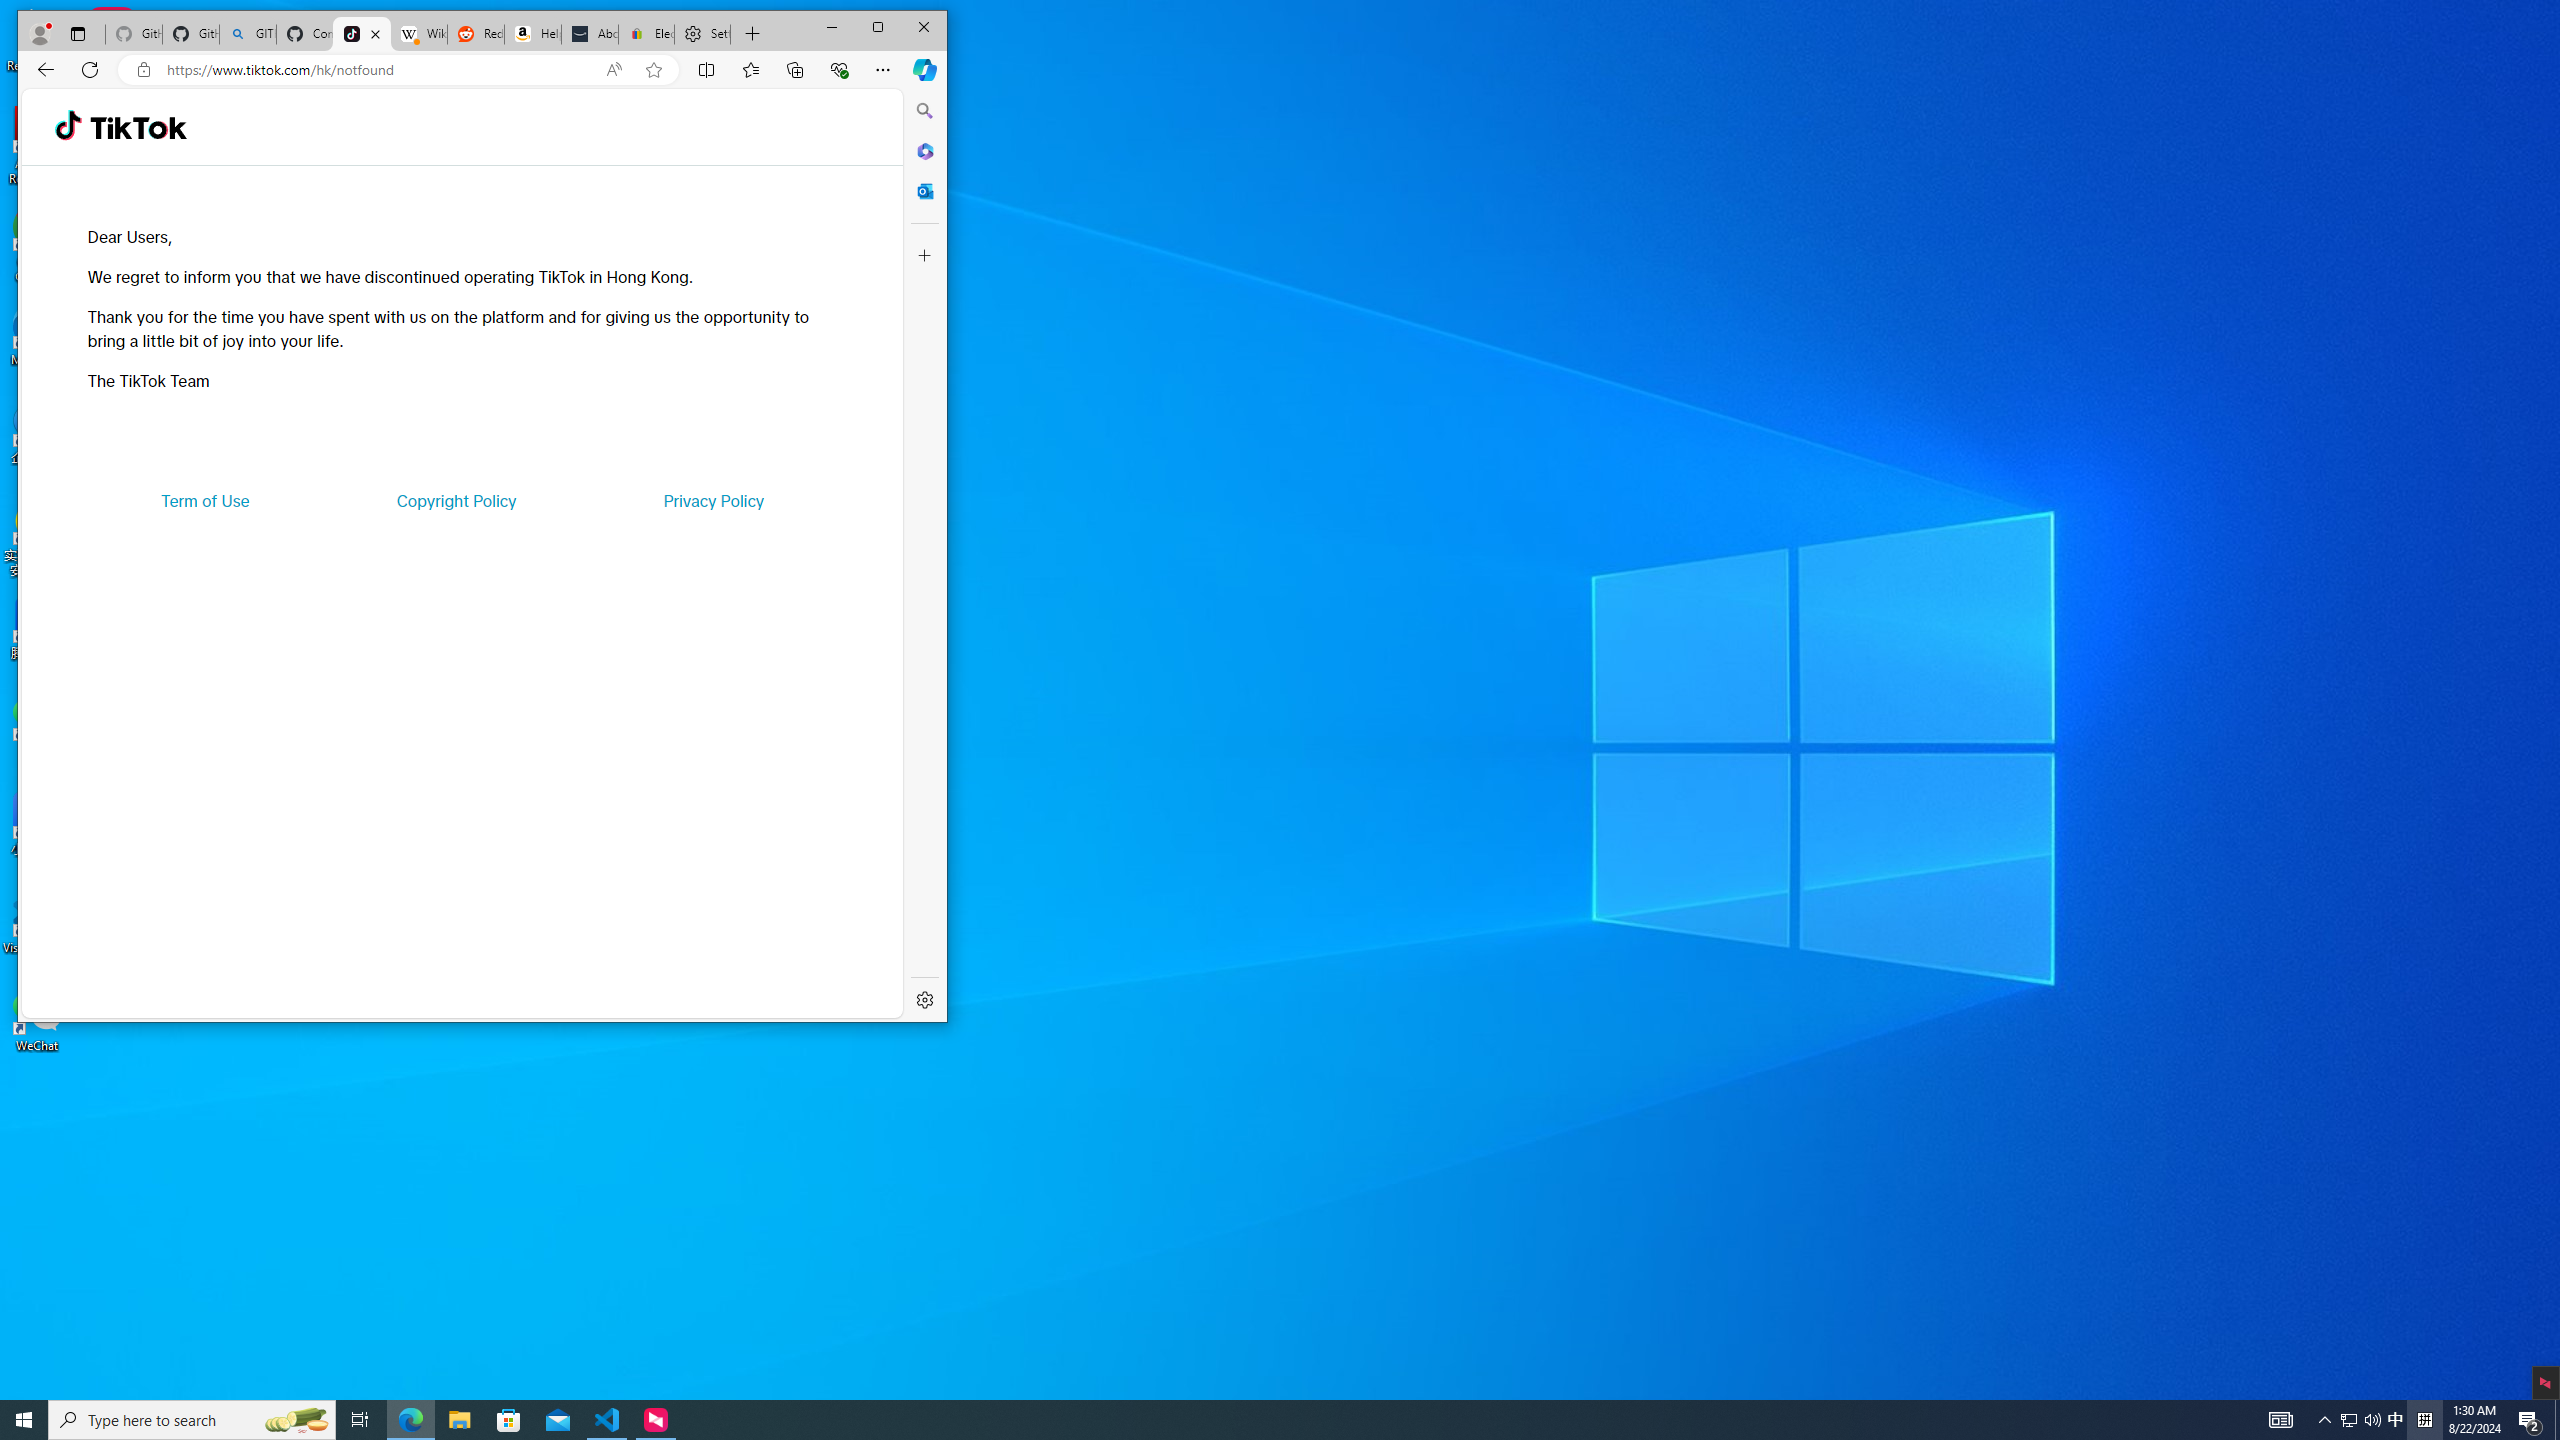 The height and width of the screenshot is (1440, 2560). Describe the element at coordinates (2556, 1418) in the screenshot. I see `'Show desktop'` at that location.